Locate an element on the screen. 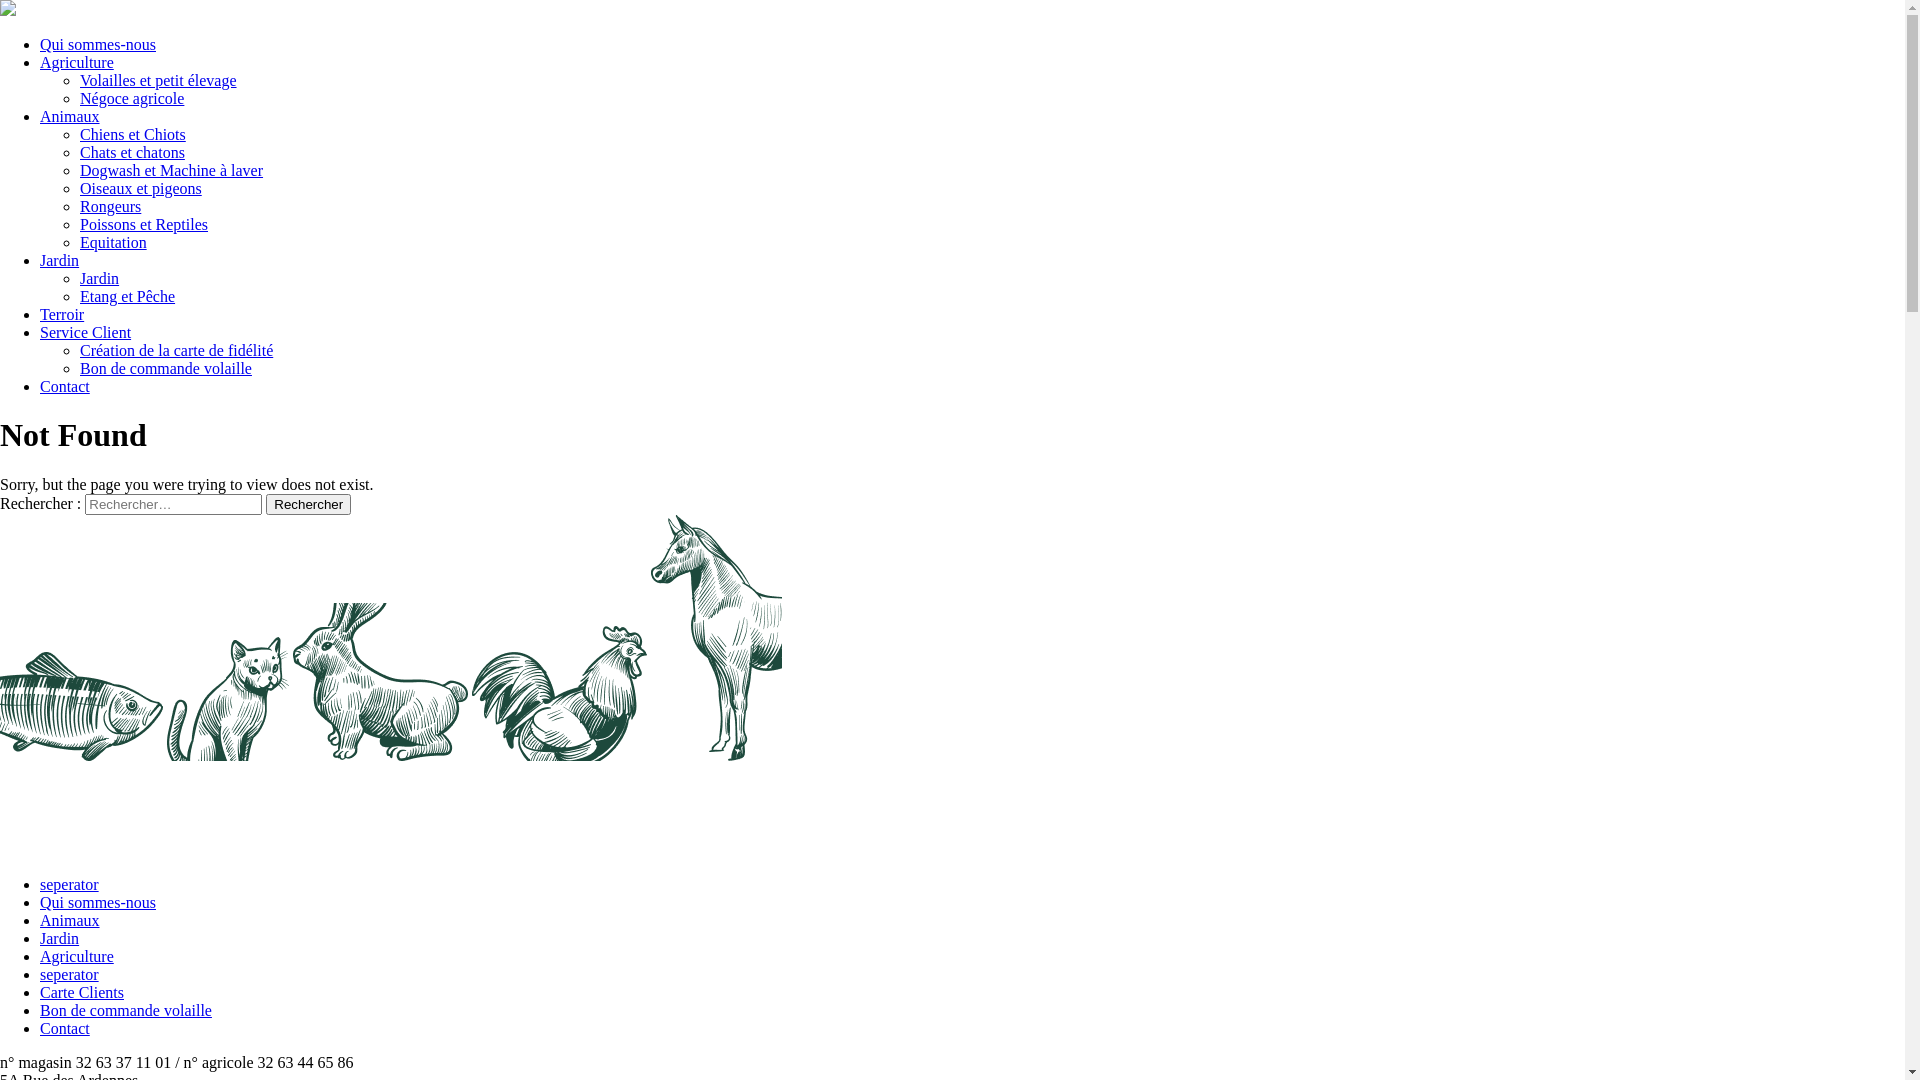 Image resolution: width=1920 pixels, height=1080 pixels. 'Animaux' is located at coordinates (70, 116).